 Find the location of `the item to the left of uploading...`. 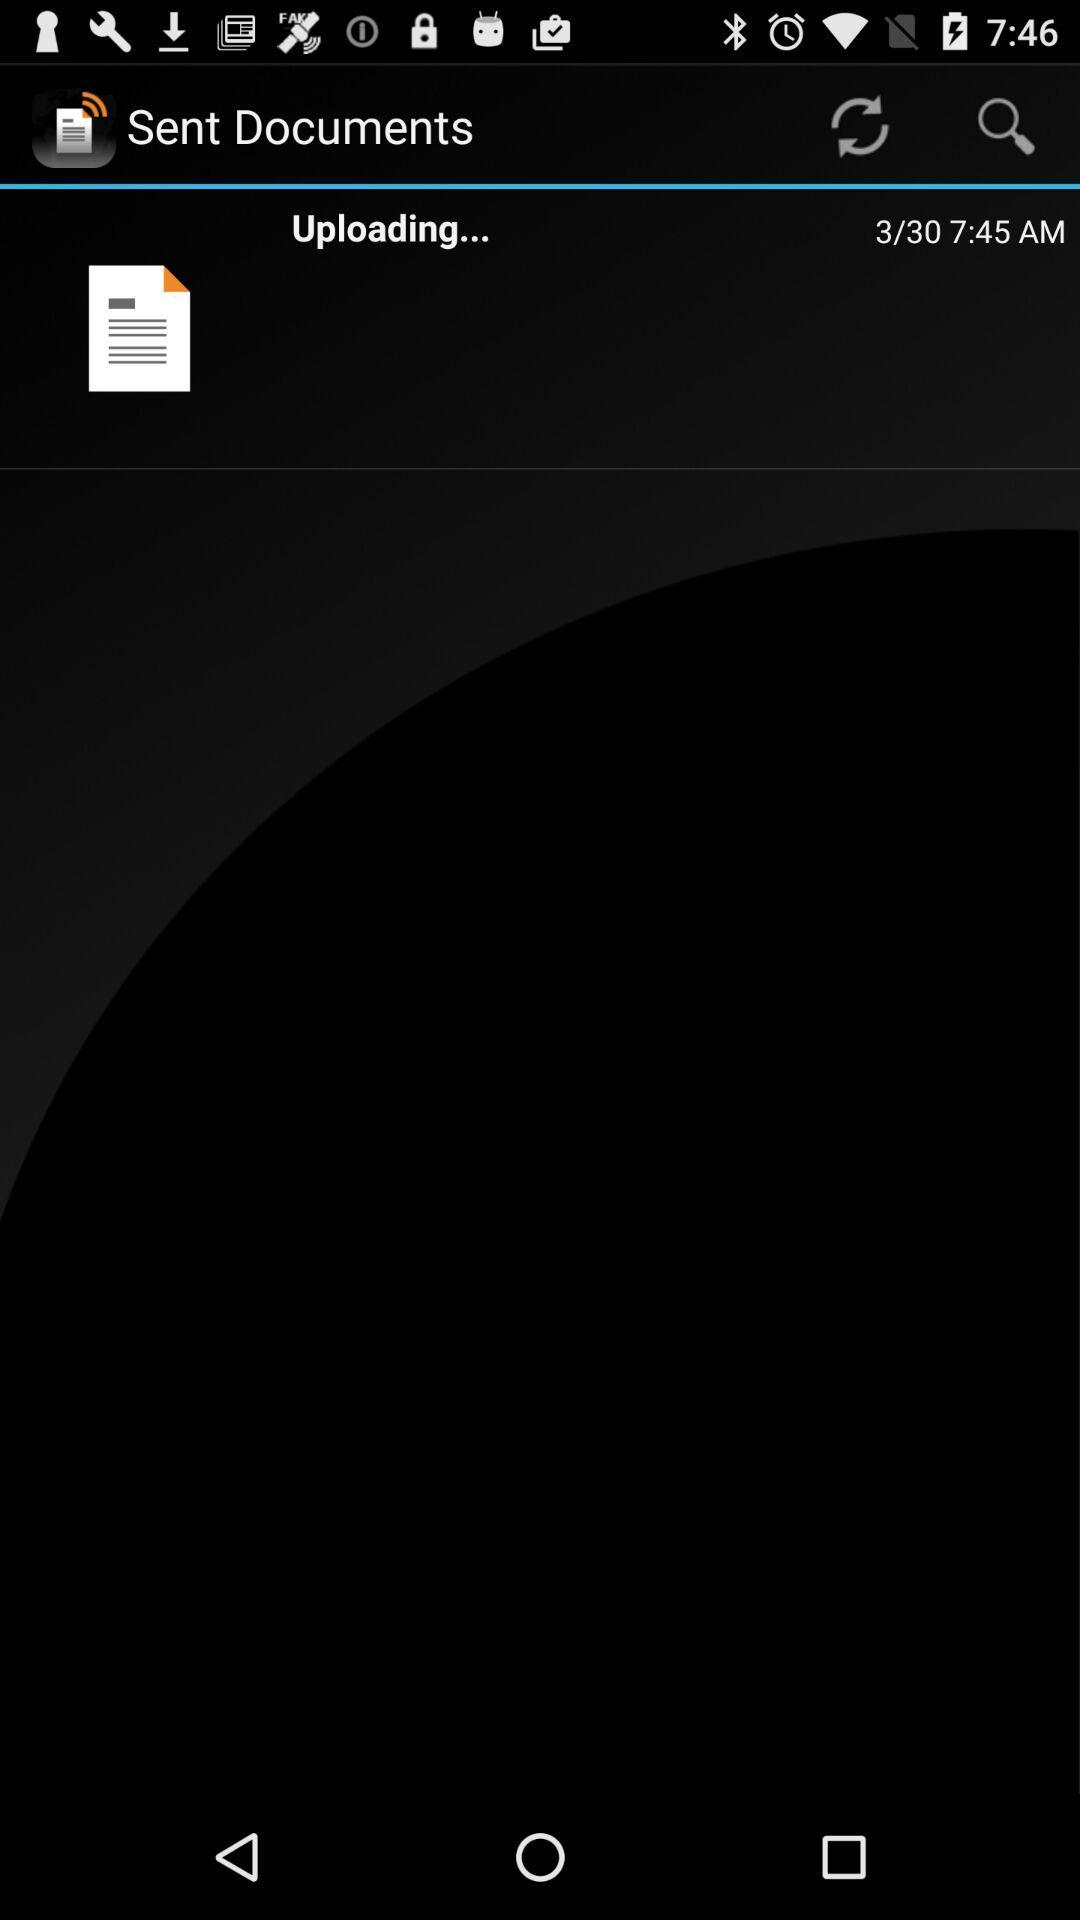

the item to the left of uploading... is located at coordinates (138, 328).